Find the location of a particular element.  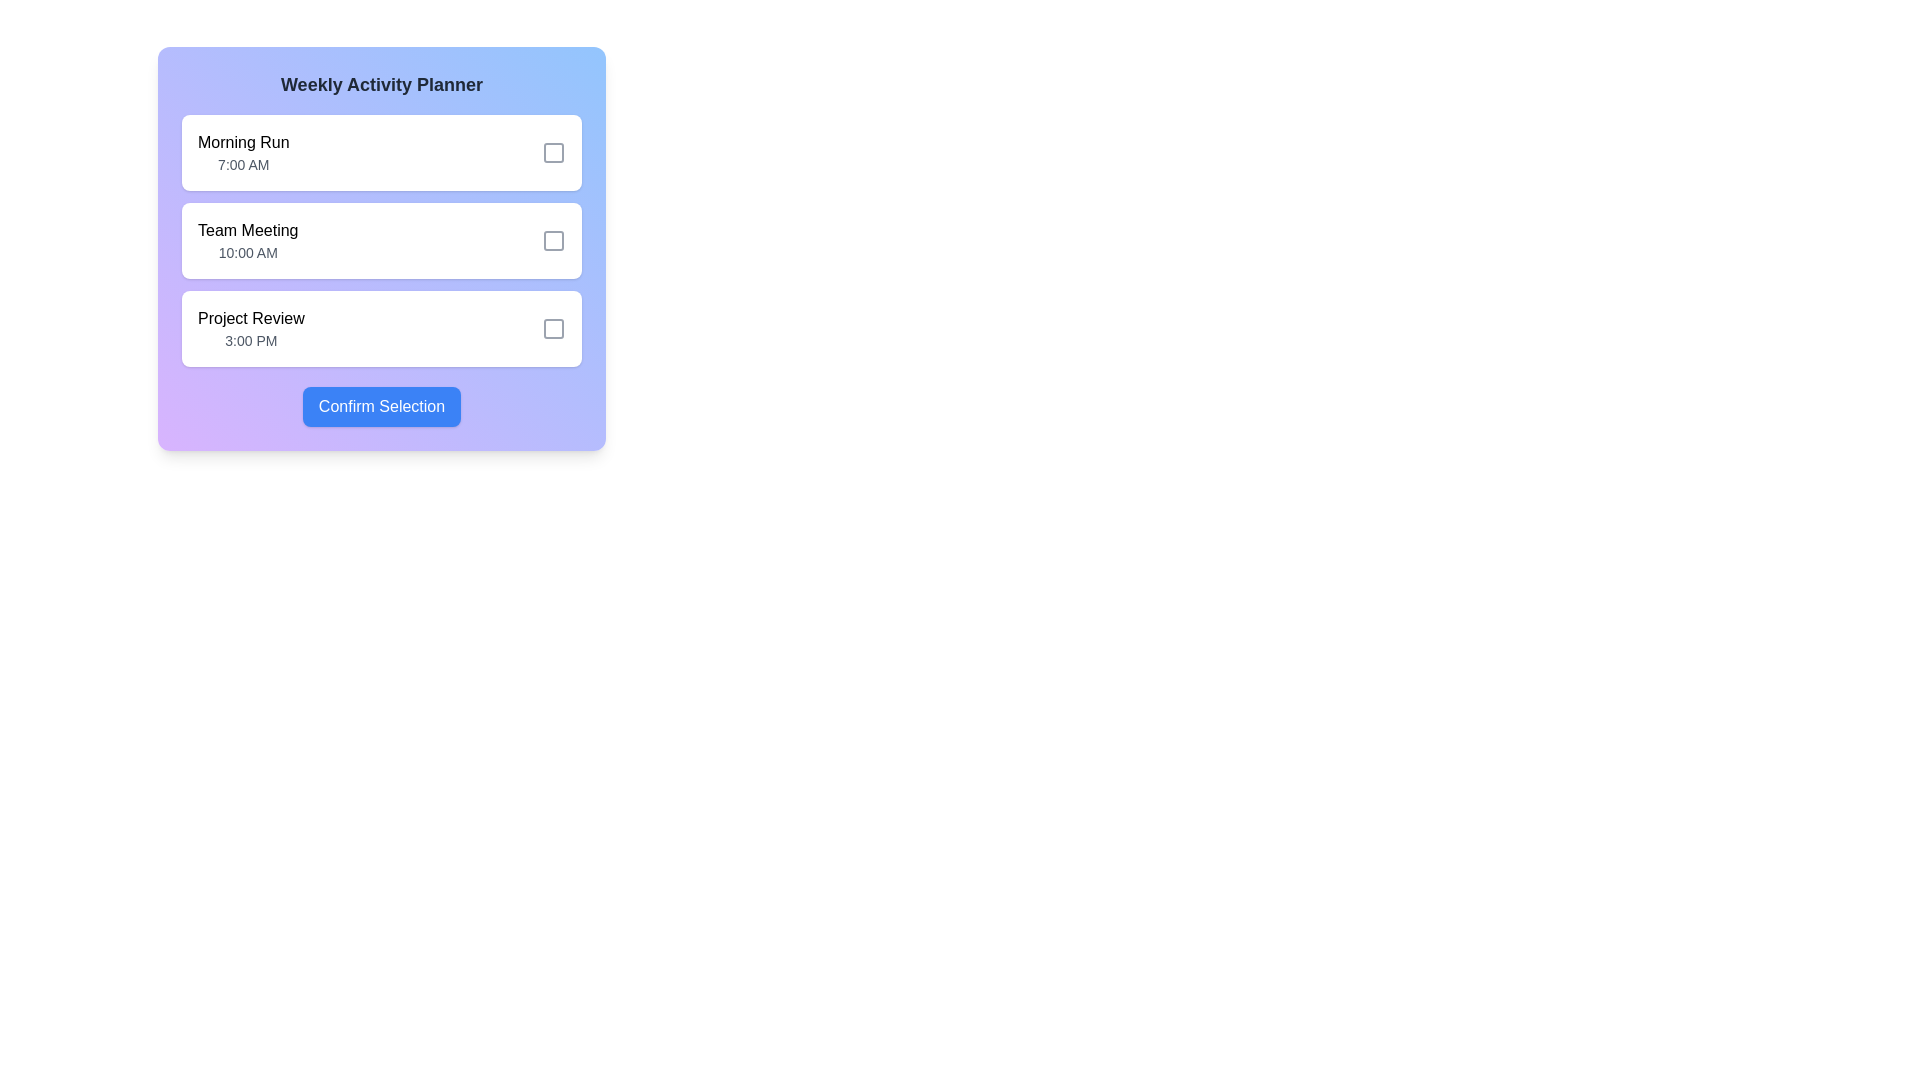

the empty square checkbox adjacent to the '3:00 PM' text in the 'Project Review' entry row is located at coordinates (553, 327).